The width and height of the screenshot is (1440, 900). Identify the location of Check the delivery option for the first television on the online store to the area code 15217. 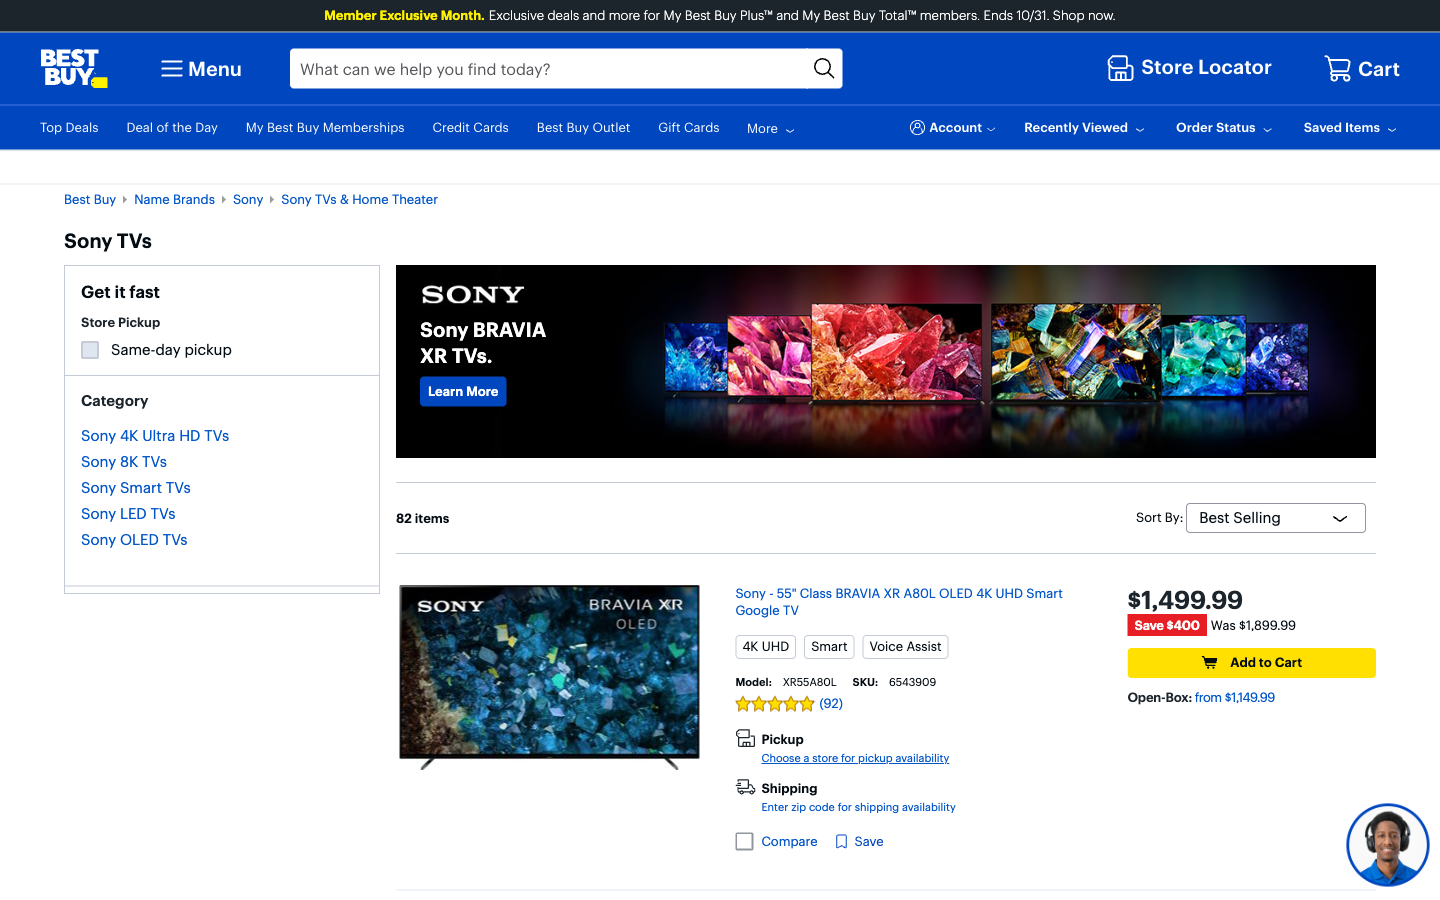
(857, 807).